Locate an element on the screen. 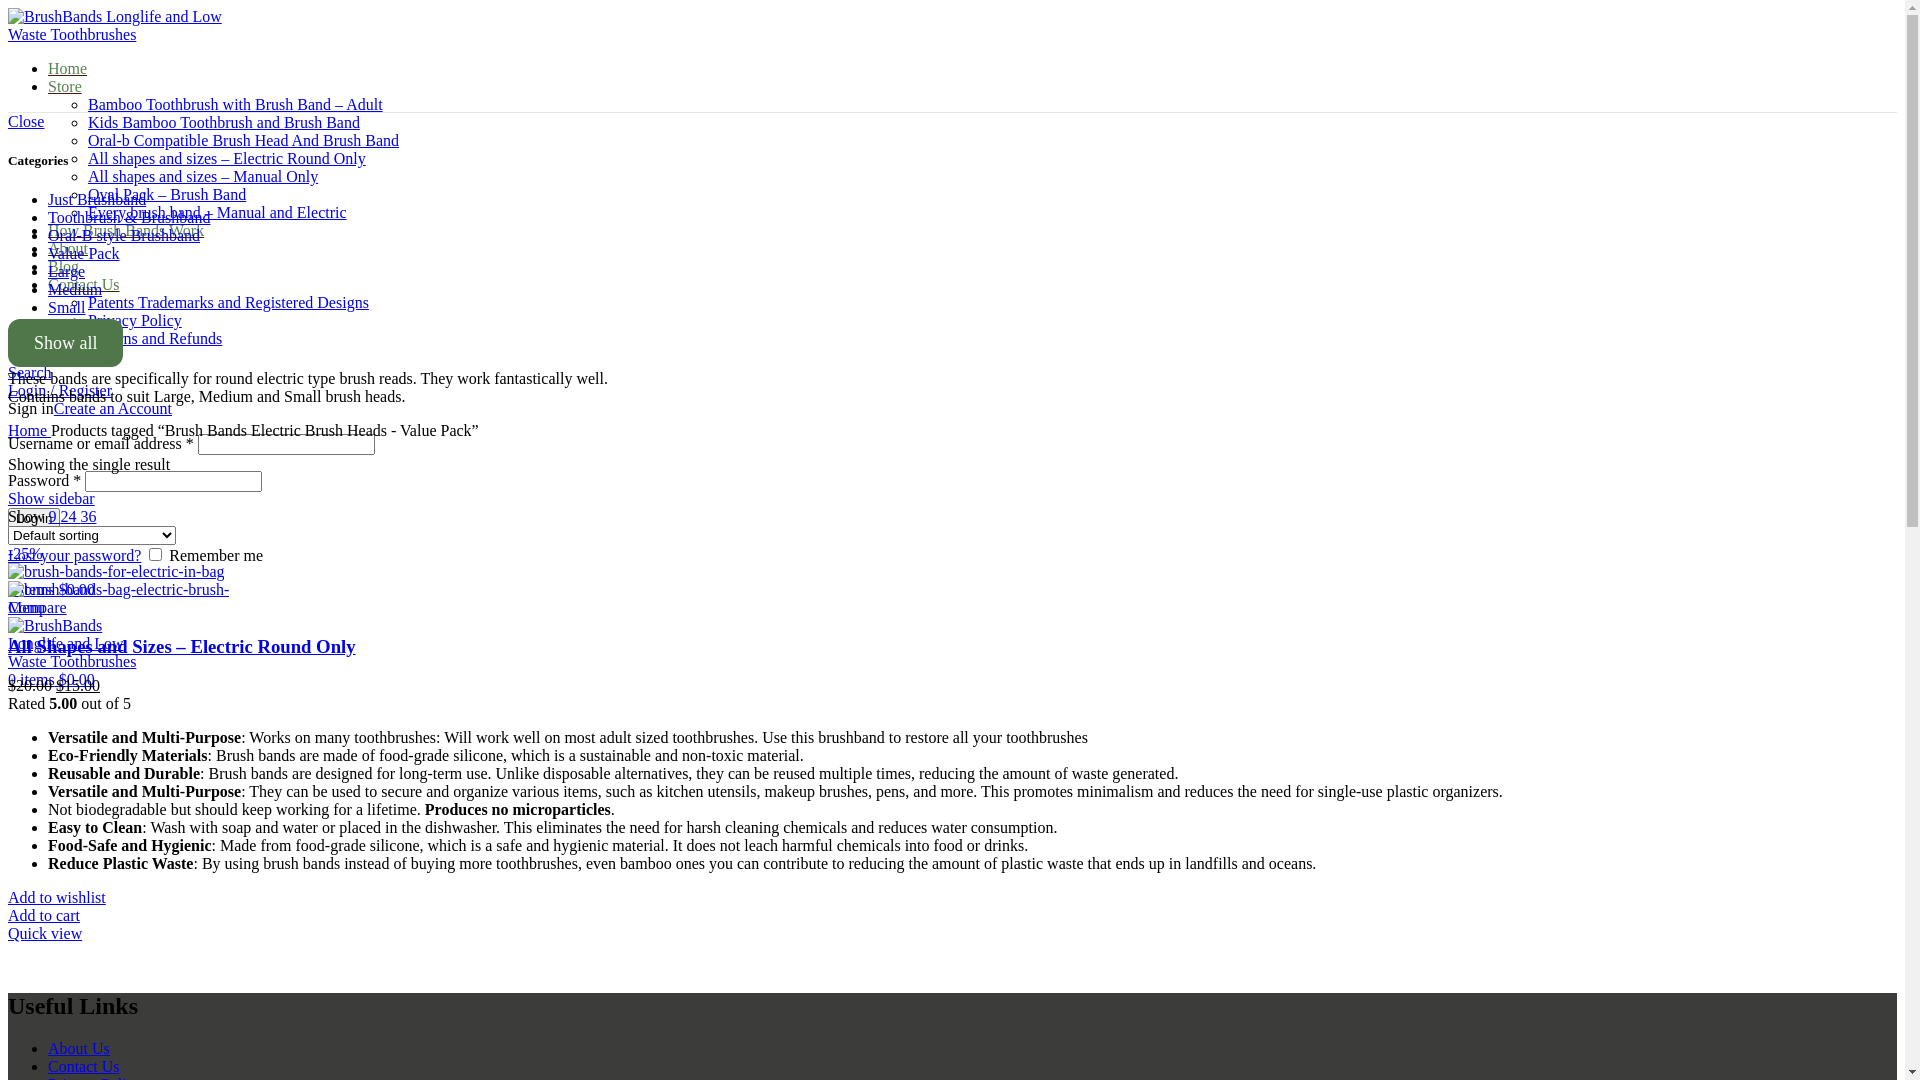  'Remember me' is located at coordinates (154, 554).